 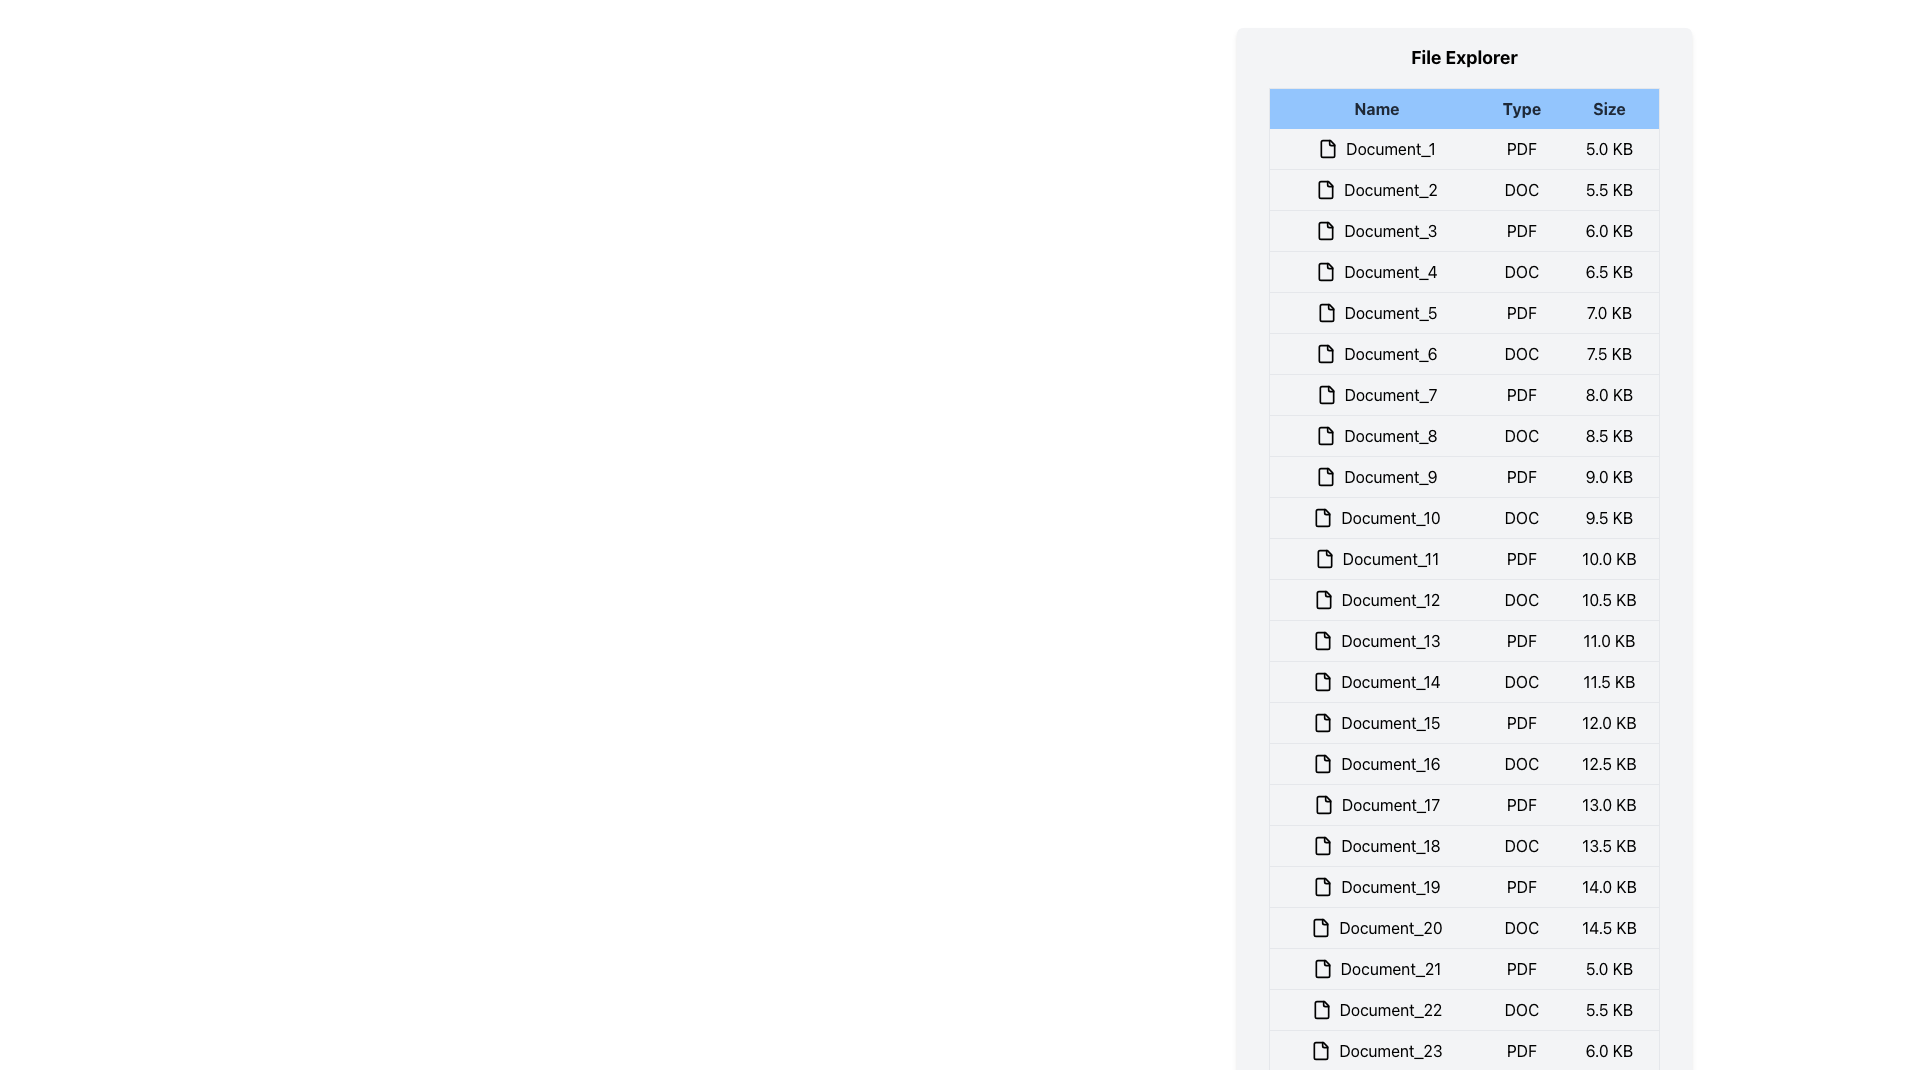 I want to click on the text label indicating the file type (DOC) for the associated file in the file explorer, located in the table row for 'Document_22', so click(x=1520, y=1010).